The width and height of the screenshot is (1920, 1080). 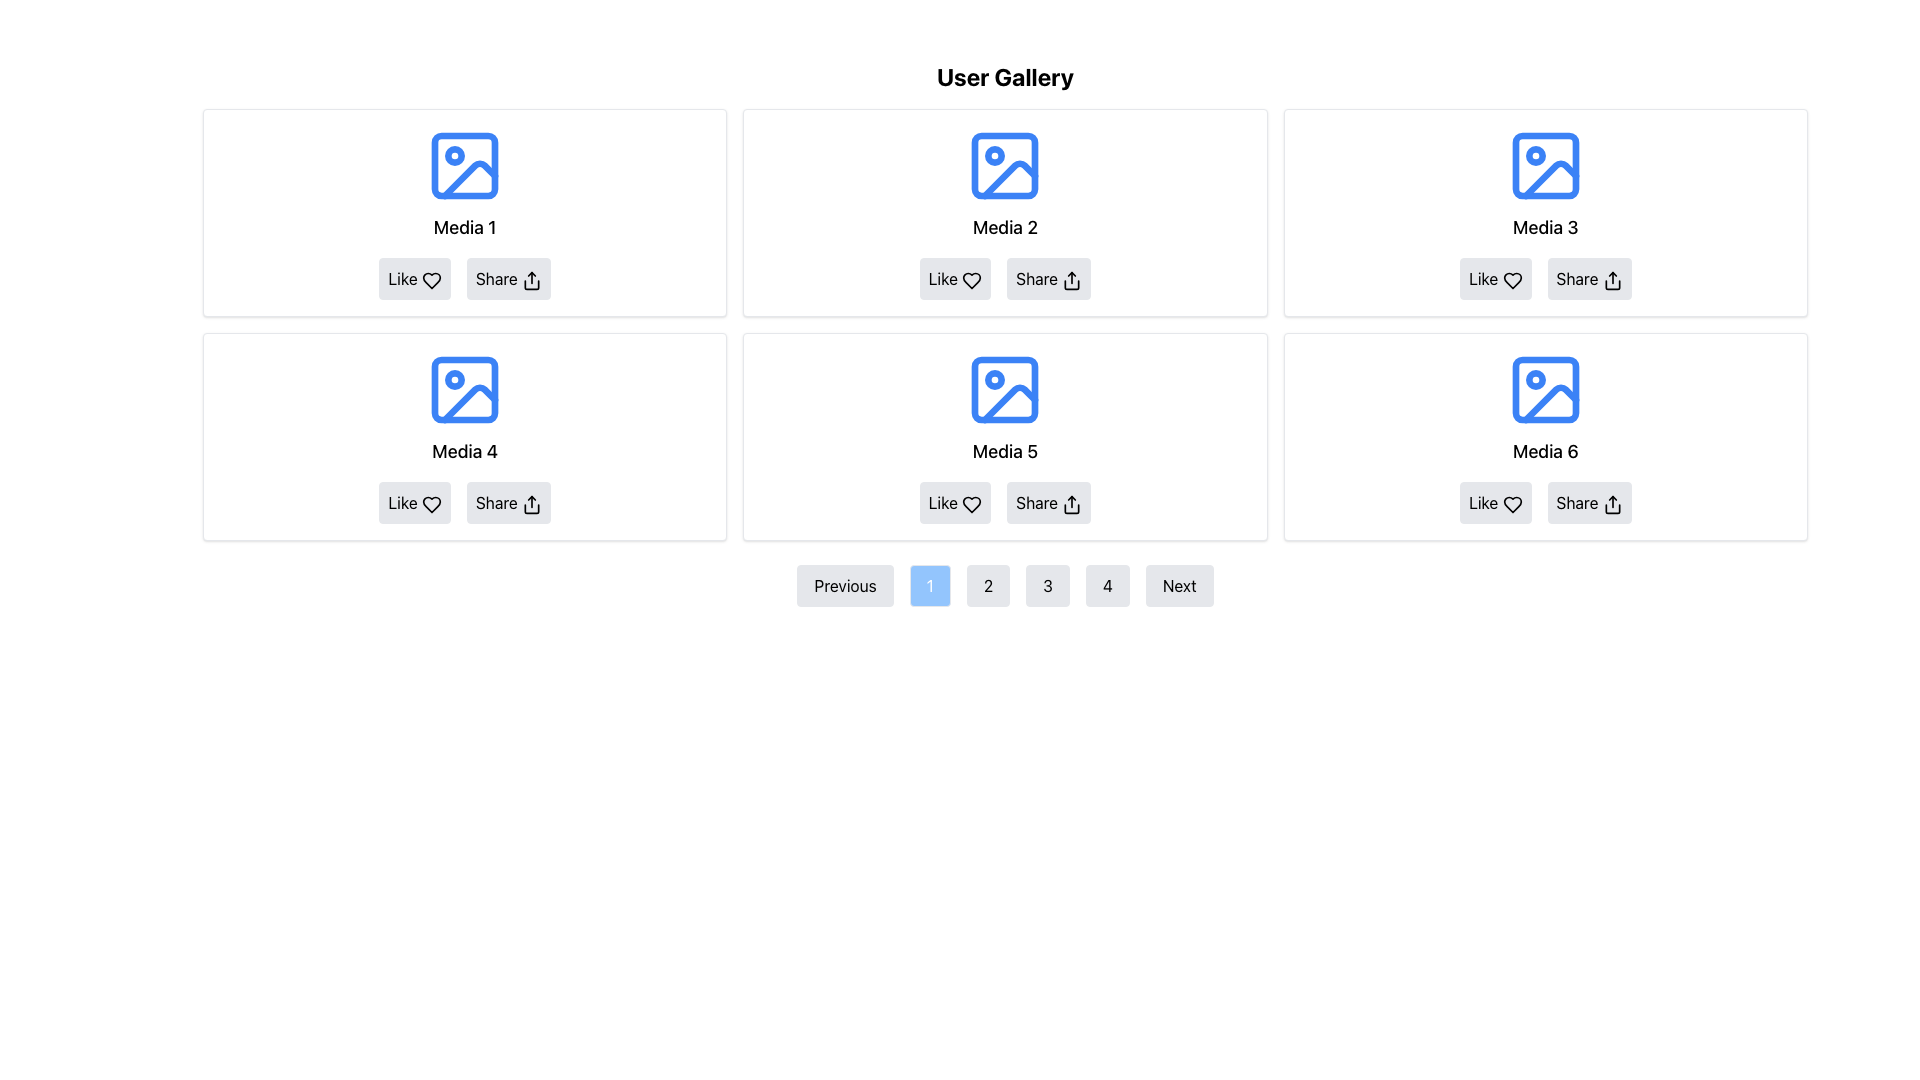 What do you see at coordinates (1047, 585) in the screenshot?
I see `the button labeled '3', which is styled with rounded corners and changes to blue when hovered, located in the pagination control sequence` at bounding box center [1047, 585].